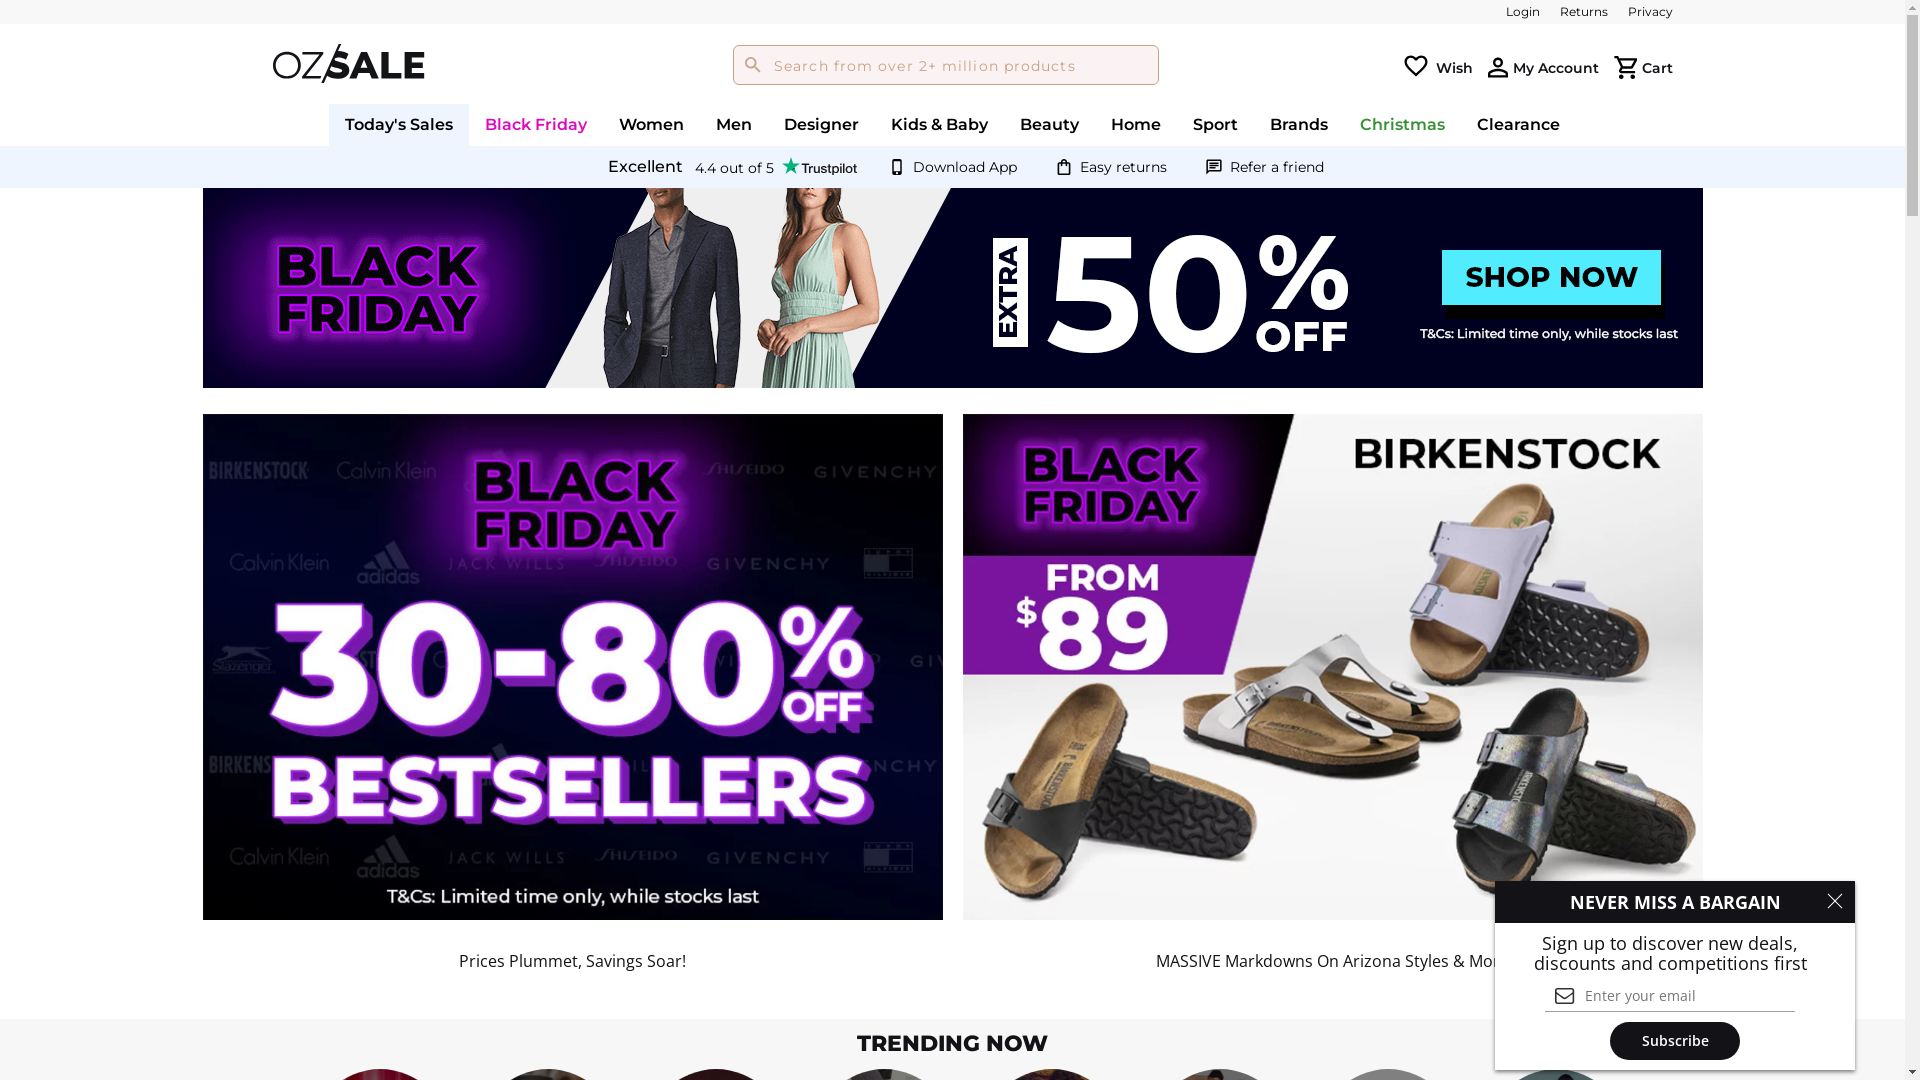  Describe the element at coordinates (1299, 124) in the screenshot. I see `'Brands'` at that location.